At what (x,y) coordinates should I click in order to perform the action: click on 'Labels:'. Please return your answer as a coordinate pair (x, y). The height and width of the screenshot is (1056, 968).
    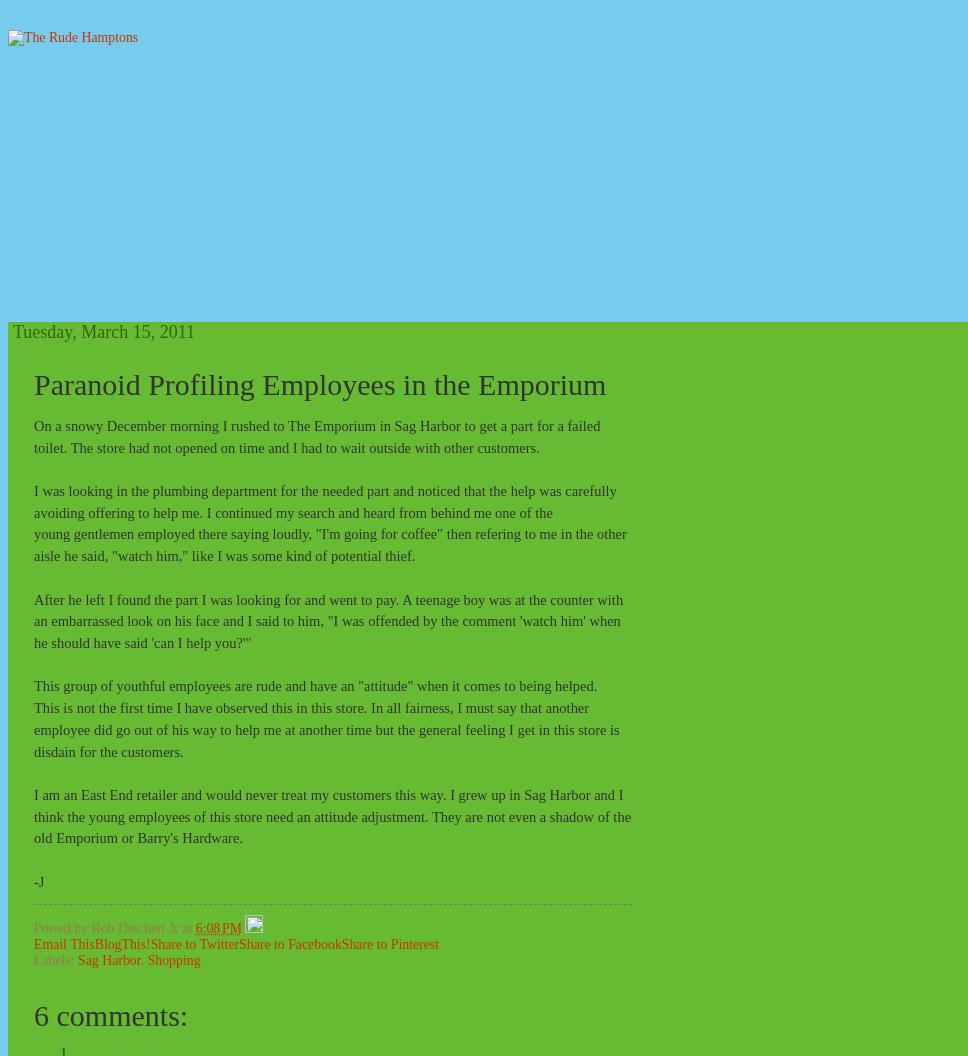
    Looking at the image, I should click on (55, 959).